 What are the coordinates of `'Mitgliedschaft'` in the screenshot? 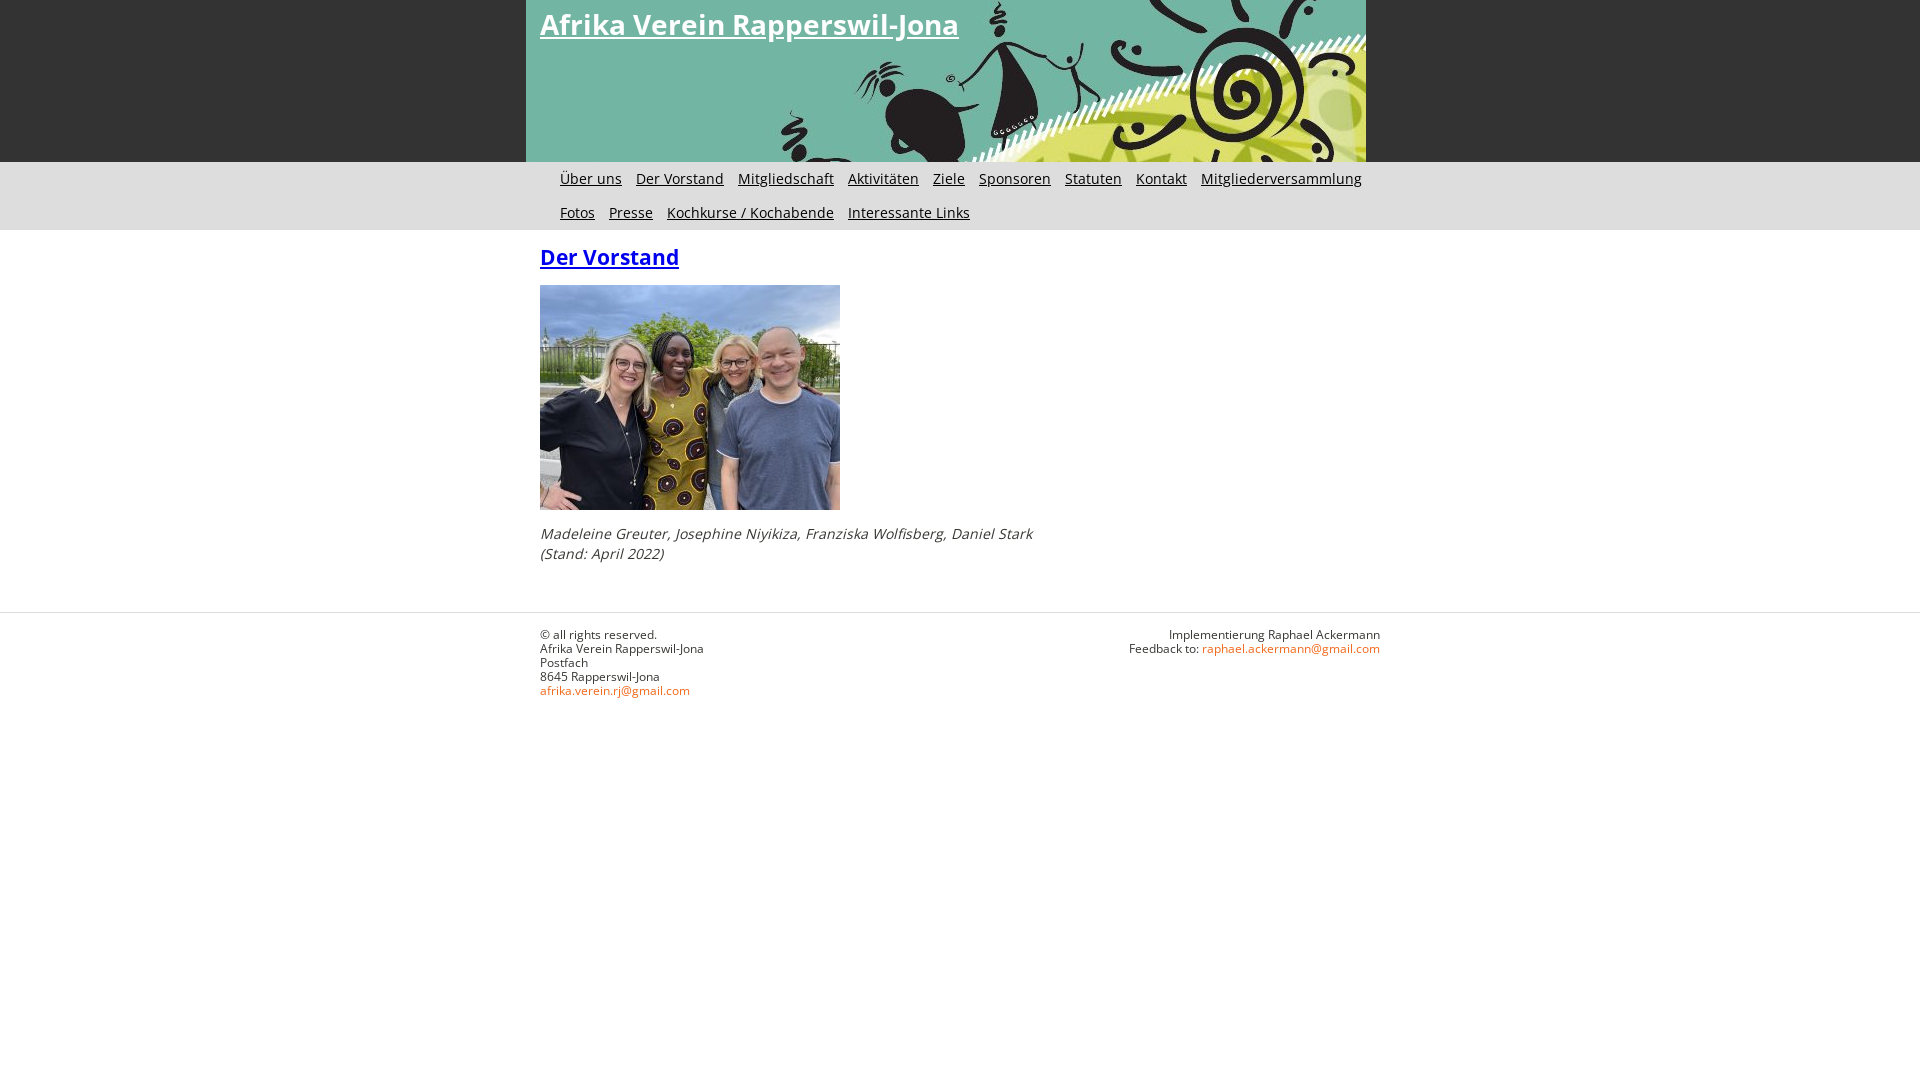 It's located at (785, 177).